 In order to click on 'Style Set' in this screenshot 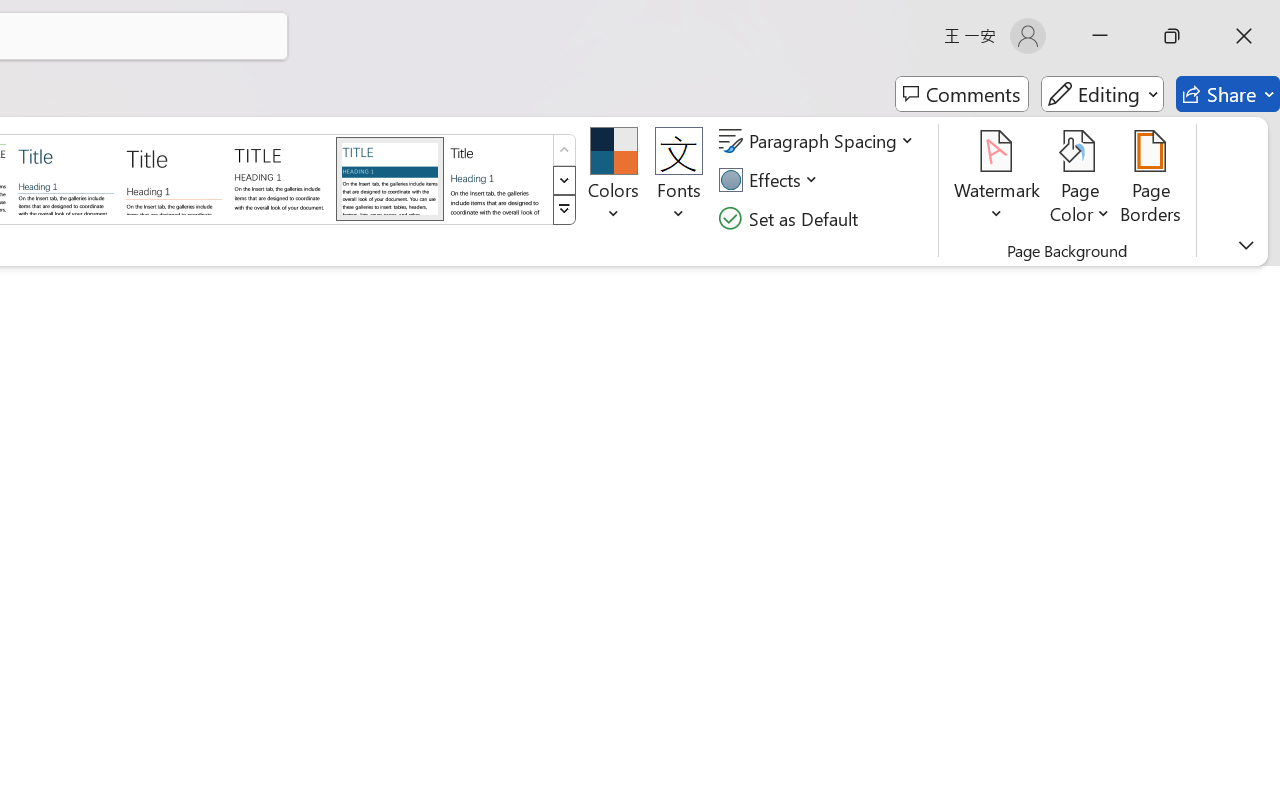, I will do `click(563, 210)`.